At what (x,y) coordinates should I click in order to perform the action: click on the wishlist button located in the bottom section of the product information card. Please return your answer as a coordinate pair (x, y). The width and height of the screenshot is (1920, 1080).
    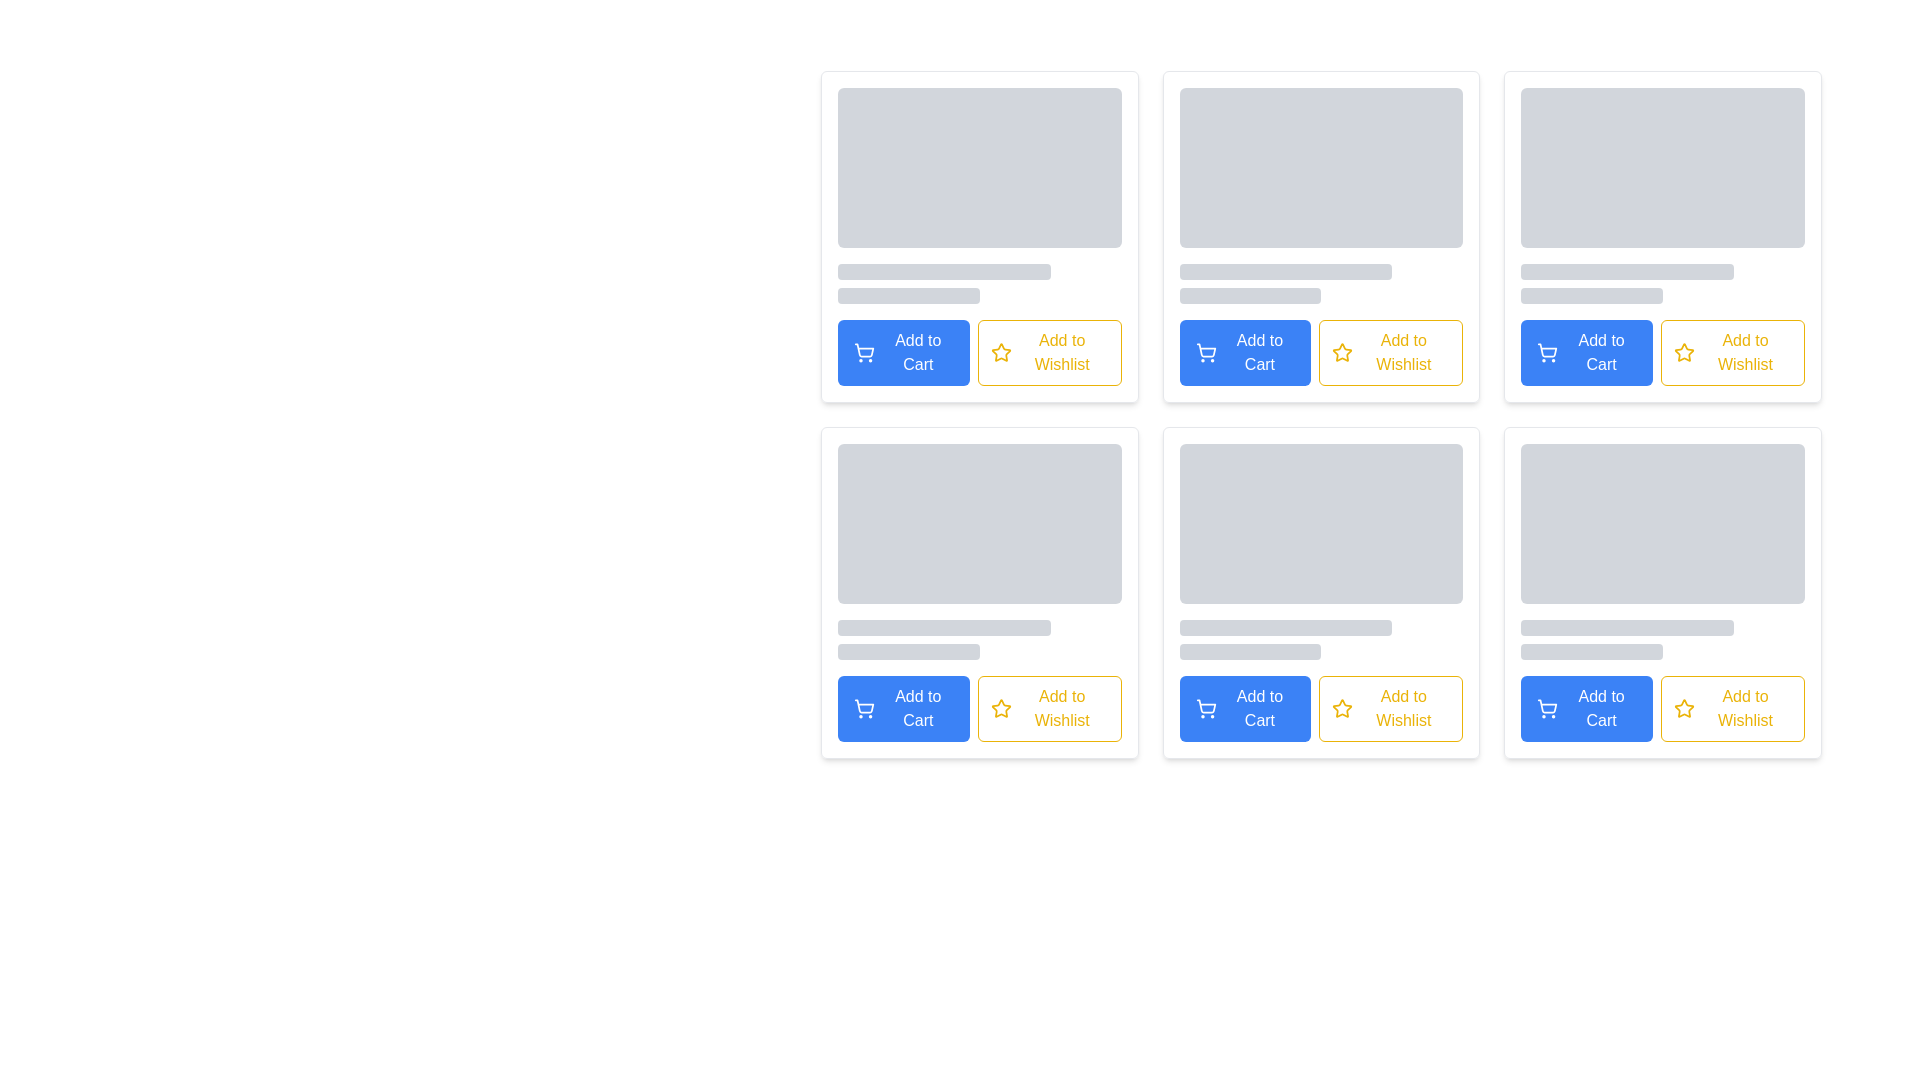
    Looking at the image, I should click on (1390, 708).